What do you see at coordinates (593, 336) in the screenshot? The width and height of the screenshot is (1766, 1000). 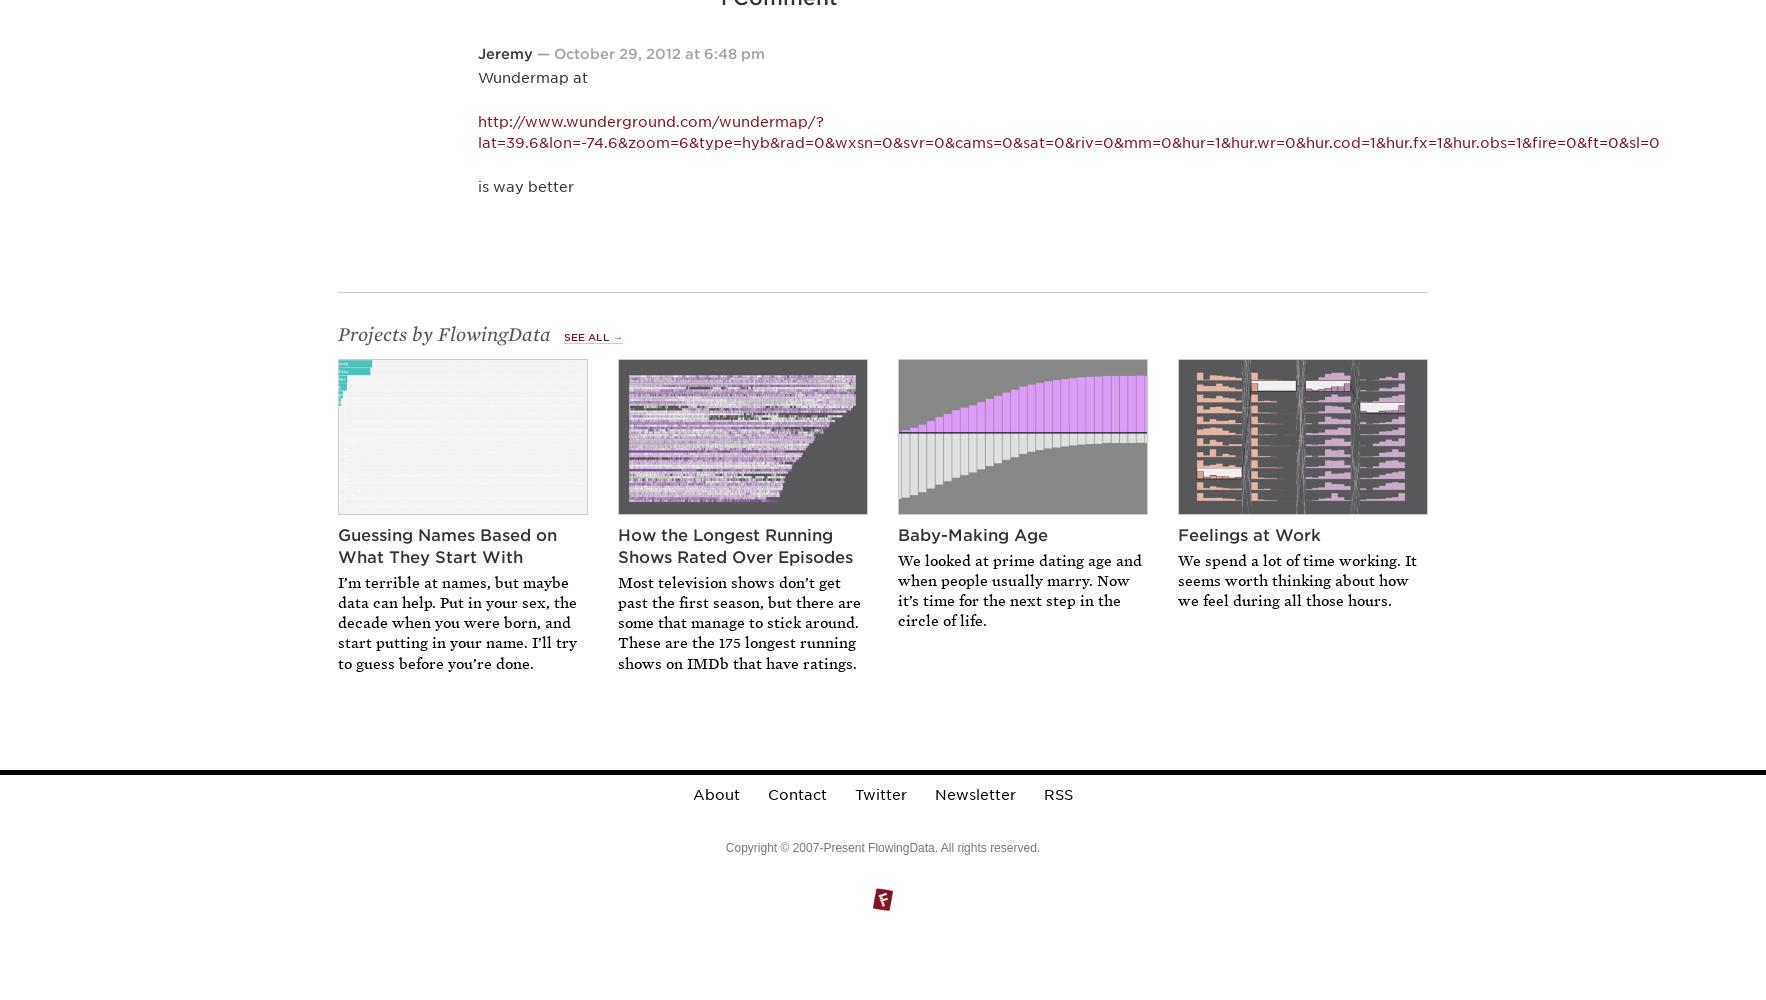 I see `'See All →'` at bounding box center [593, 336].